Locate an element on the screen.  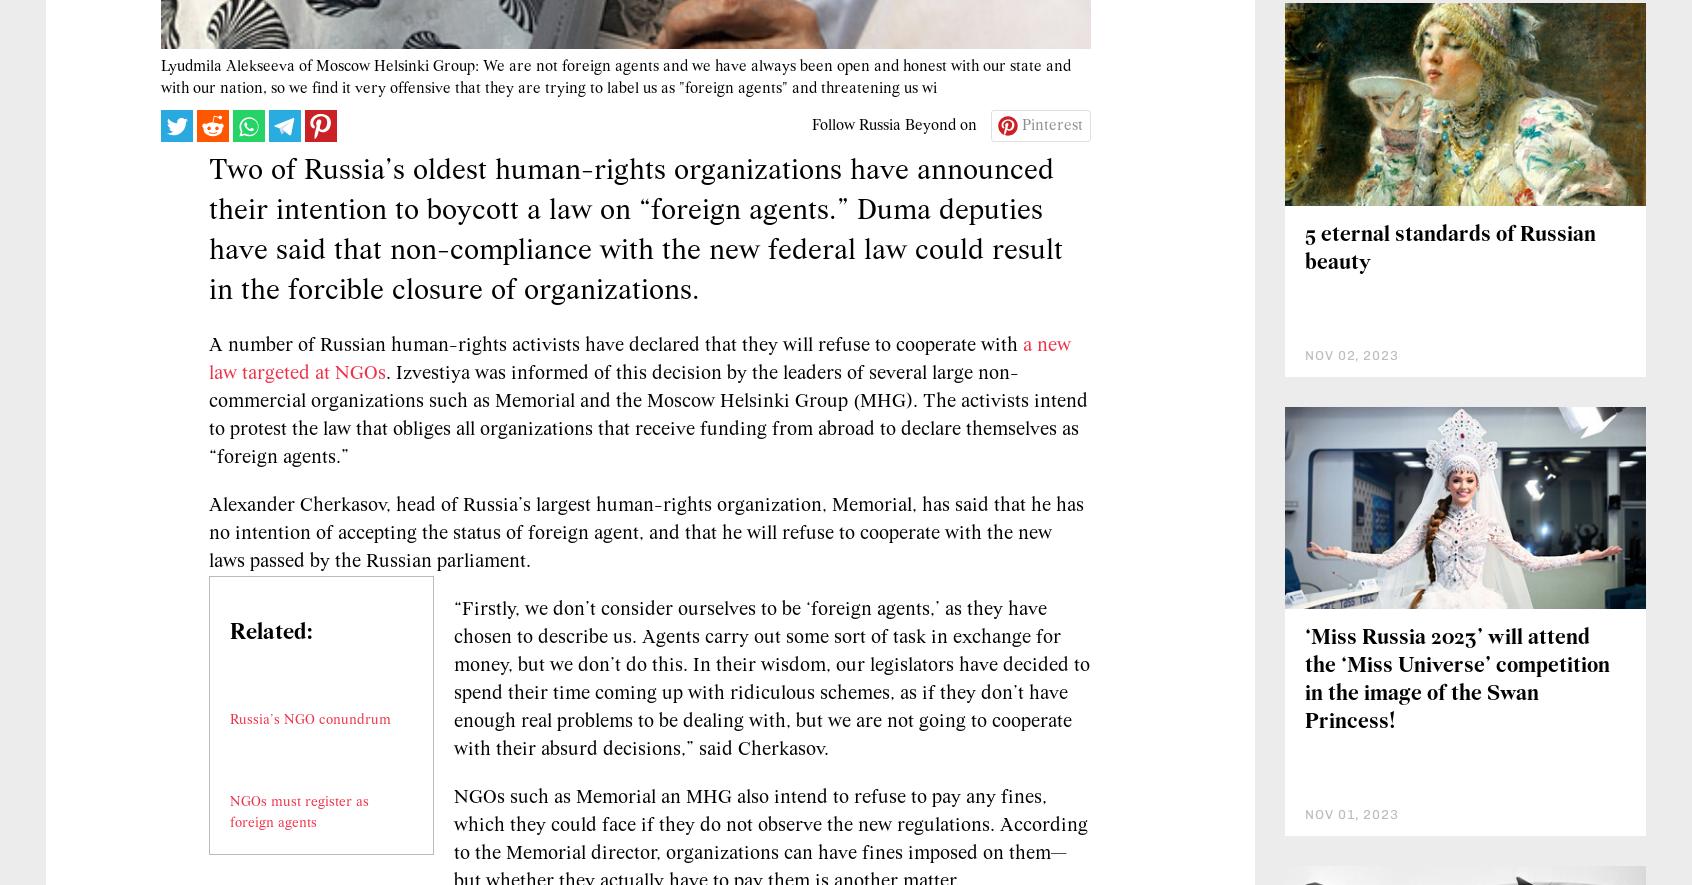
'Related:' is located at coordinates (271, 752).